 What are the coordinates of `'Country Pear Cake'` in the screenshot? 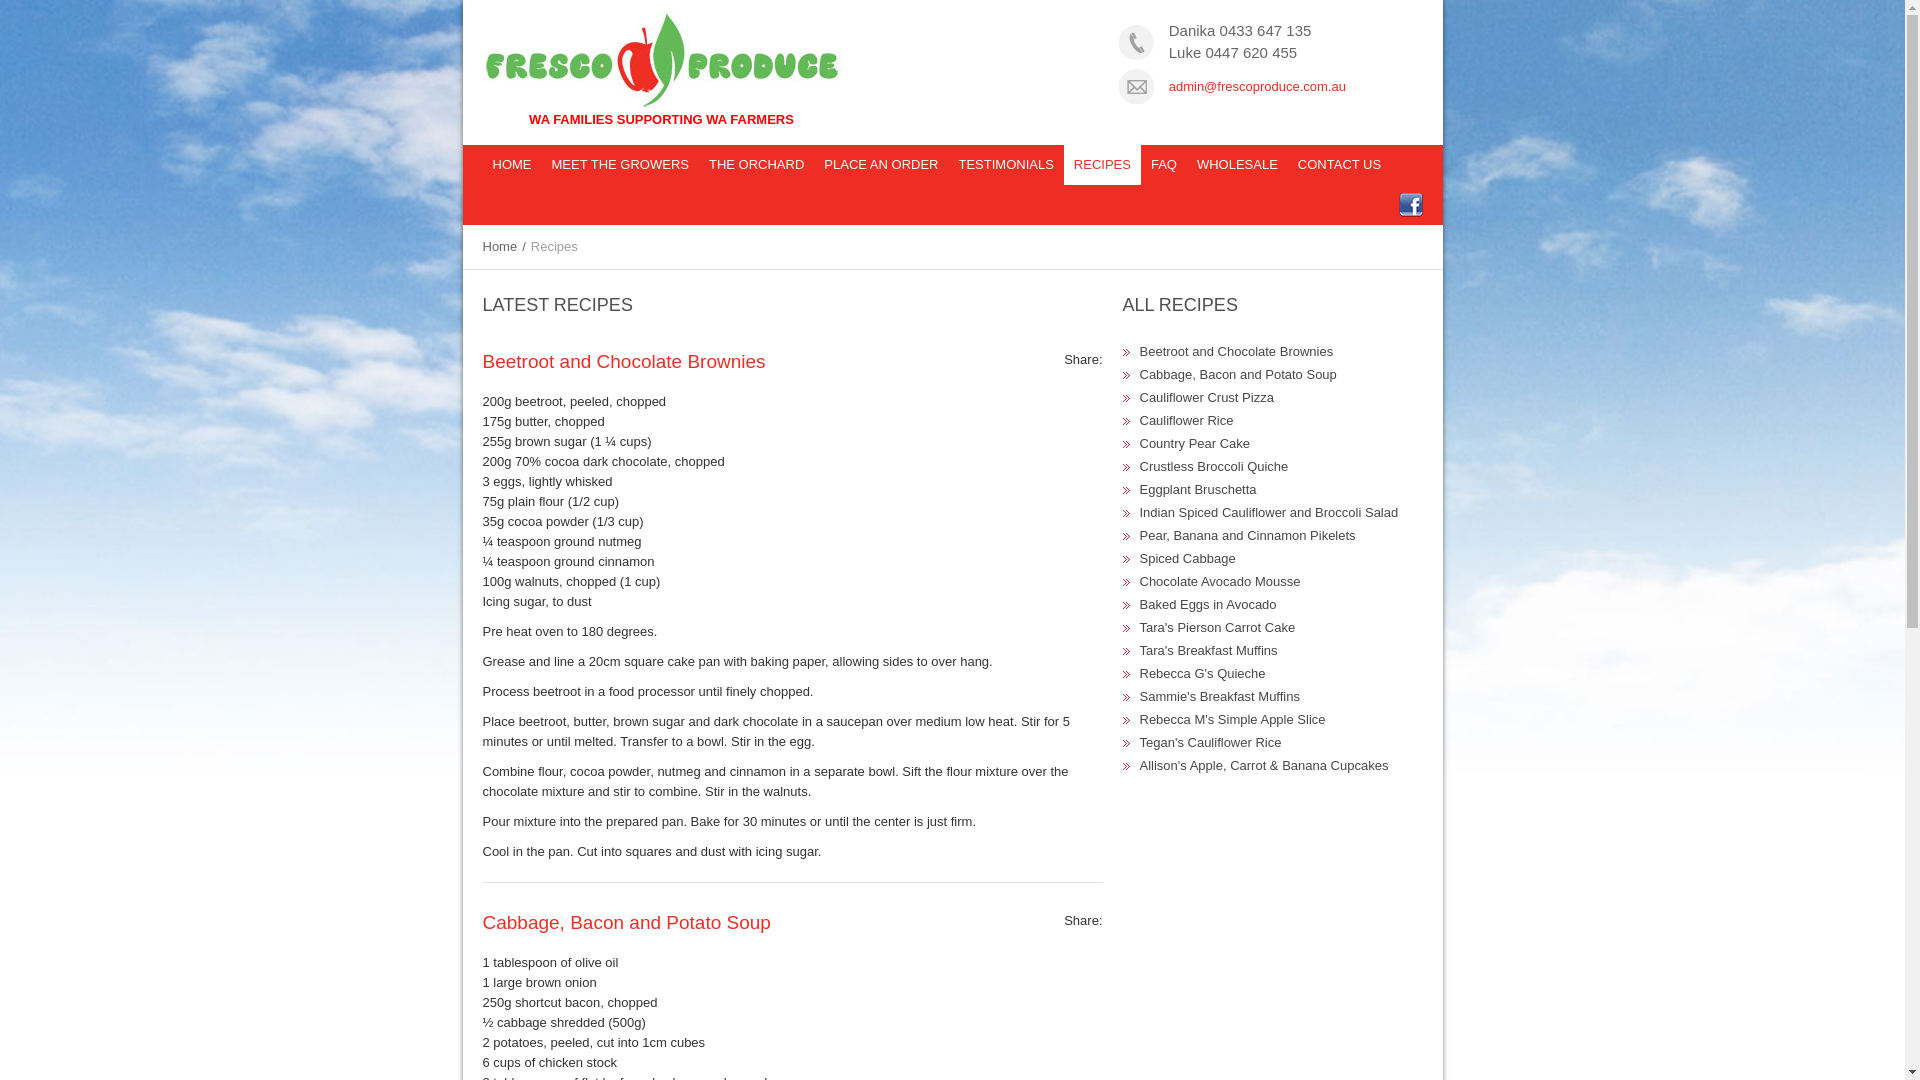 It's located at (1195, 442).